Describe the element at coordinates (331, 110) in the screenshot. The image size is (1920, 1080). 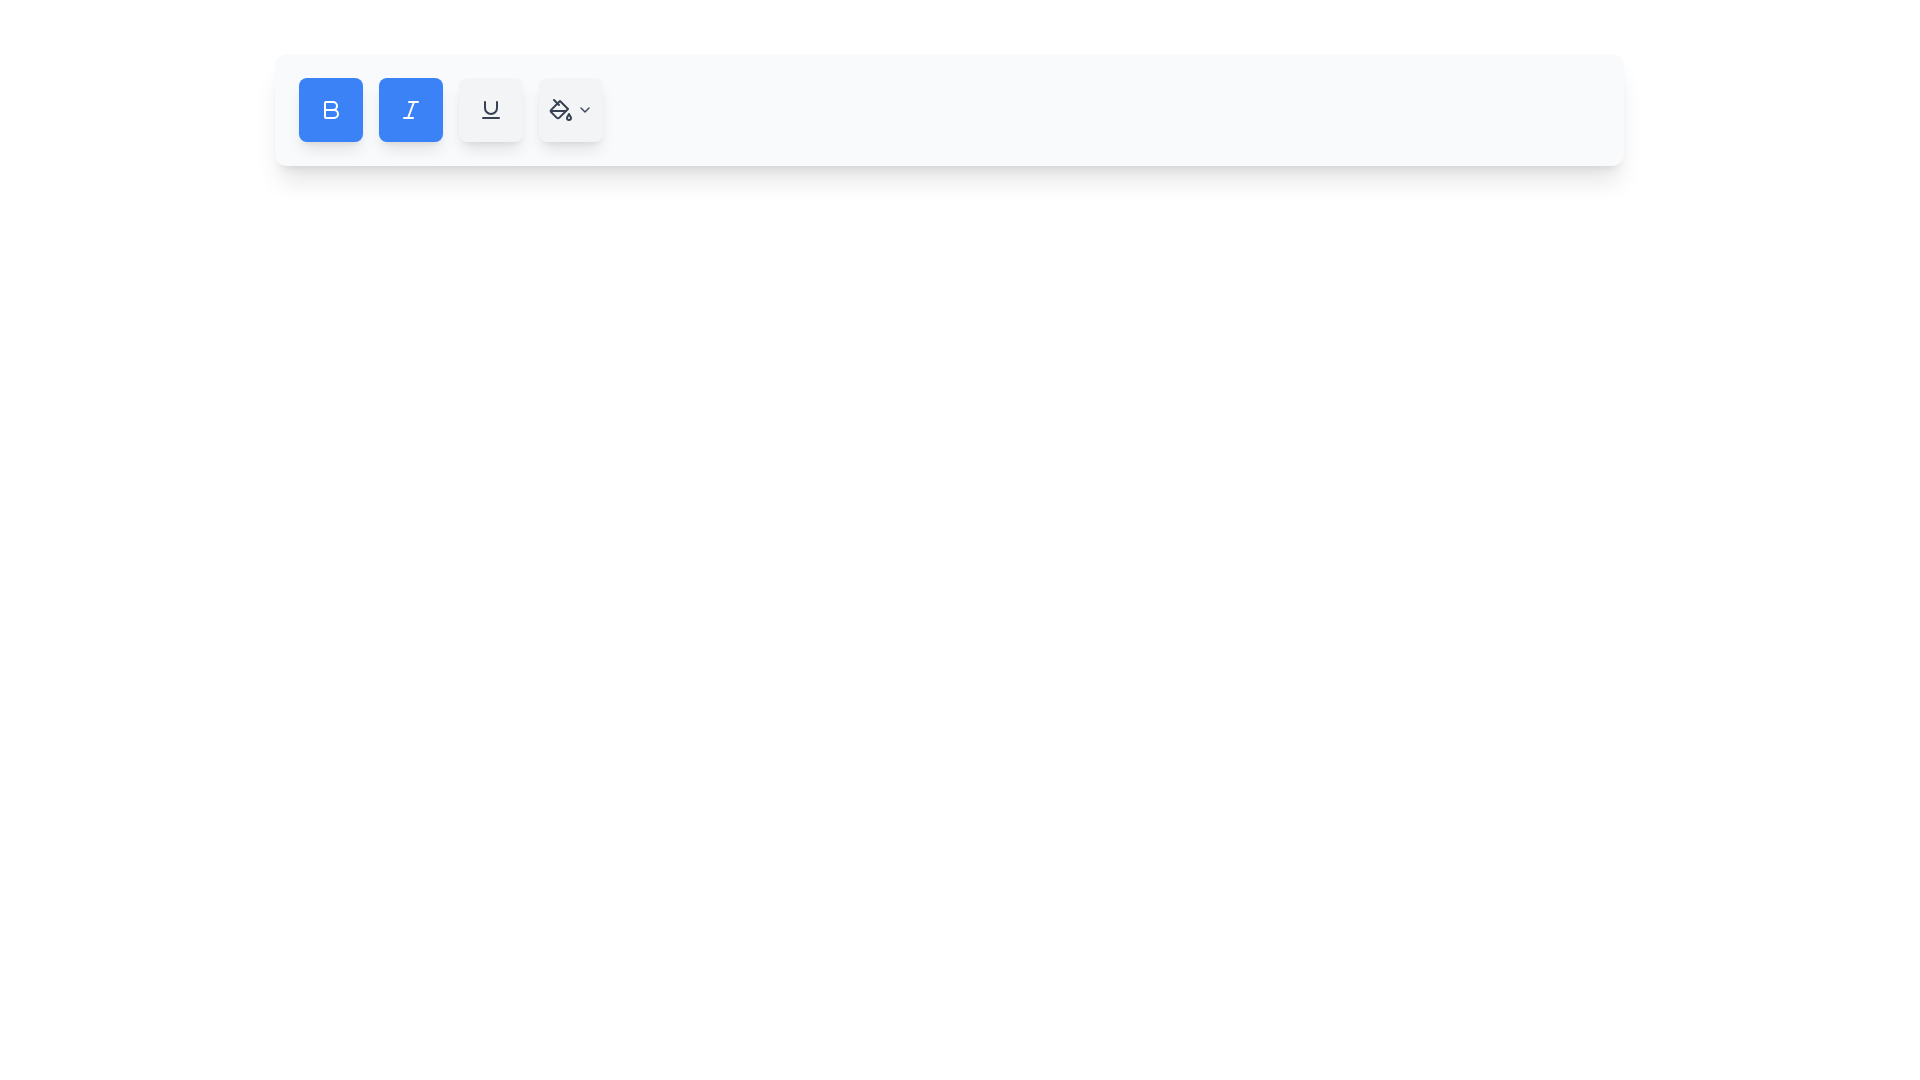
I see `the first button in the horizontal sequence of formatting option buttons` at that location.